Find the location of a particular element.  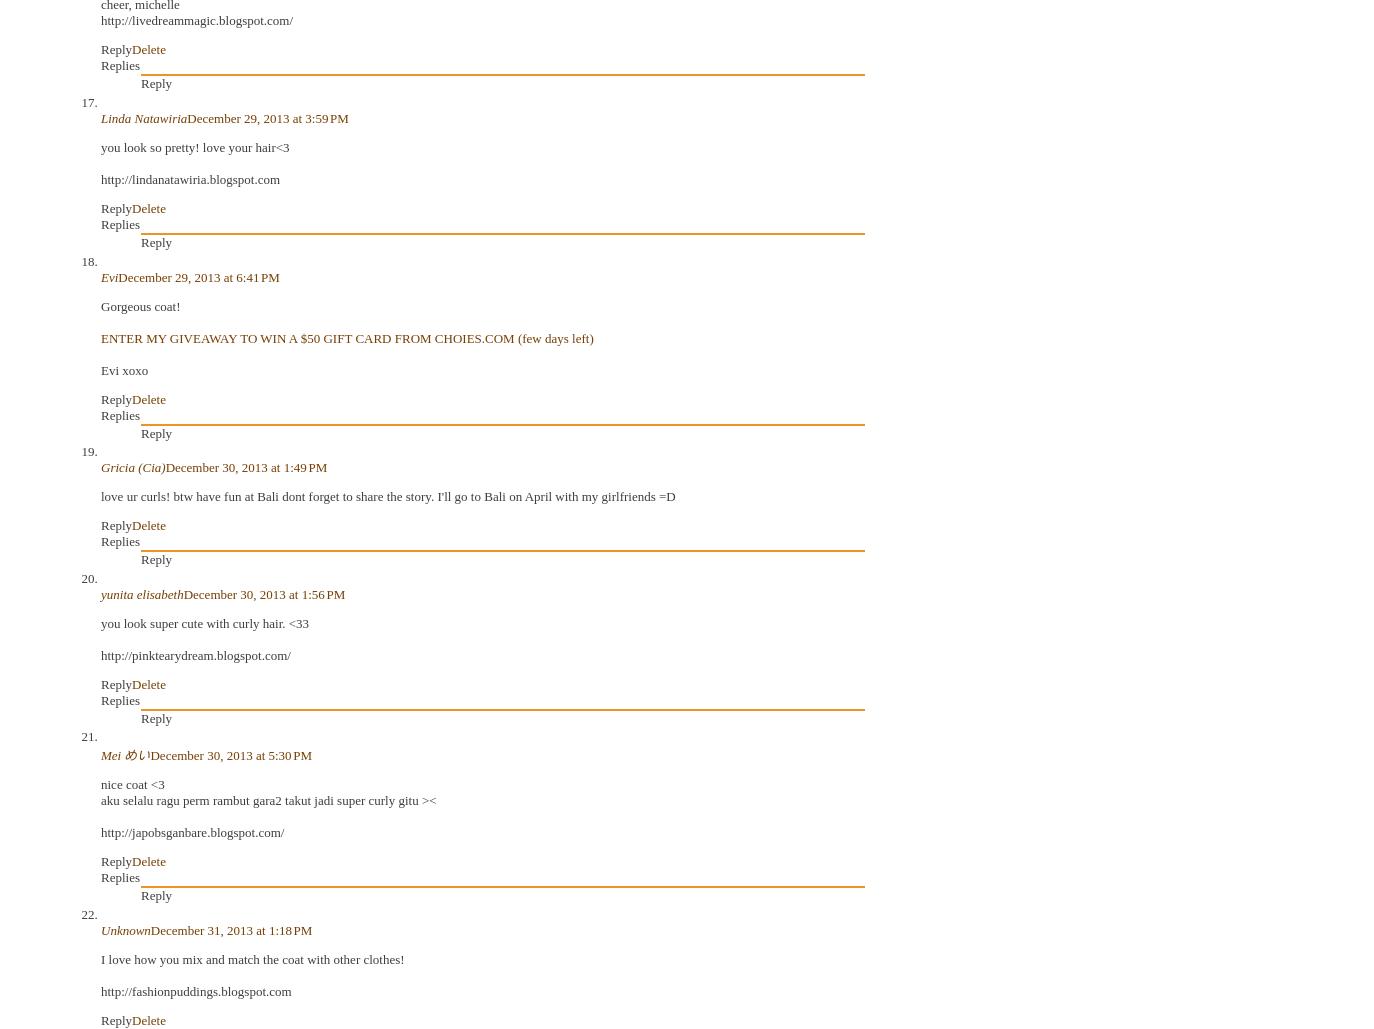

'Evi' is located at coordinates (108, 275).